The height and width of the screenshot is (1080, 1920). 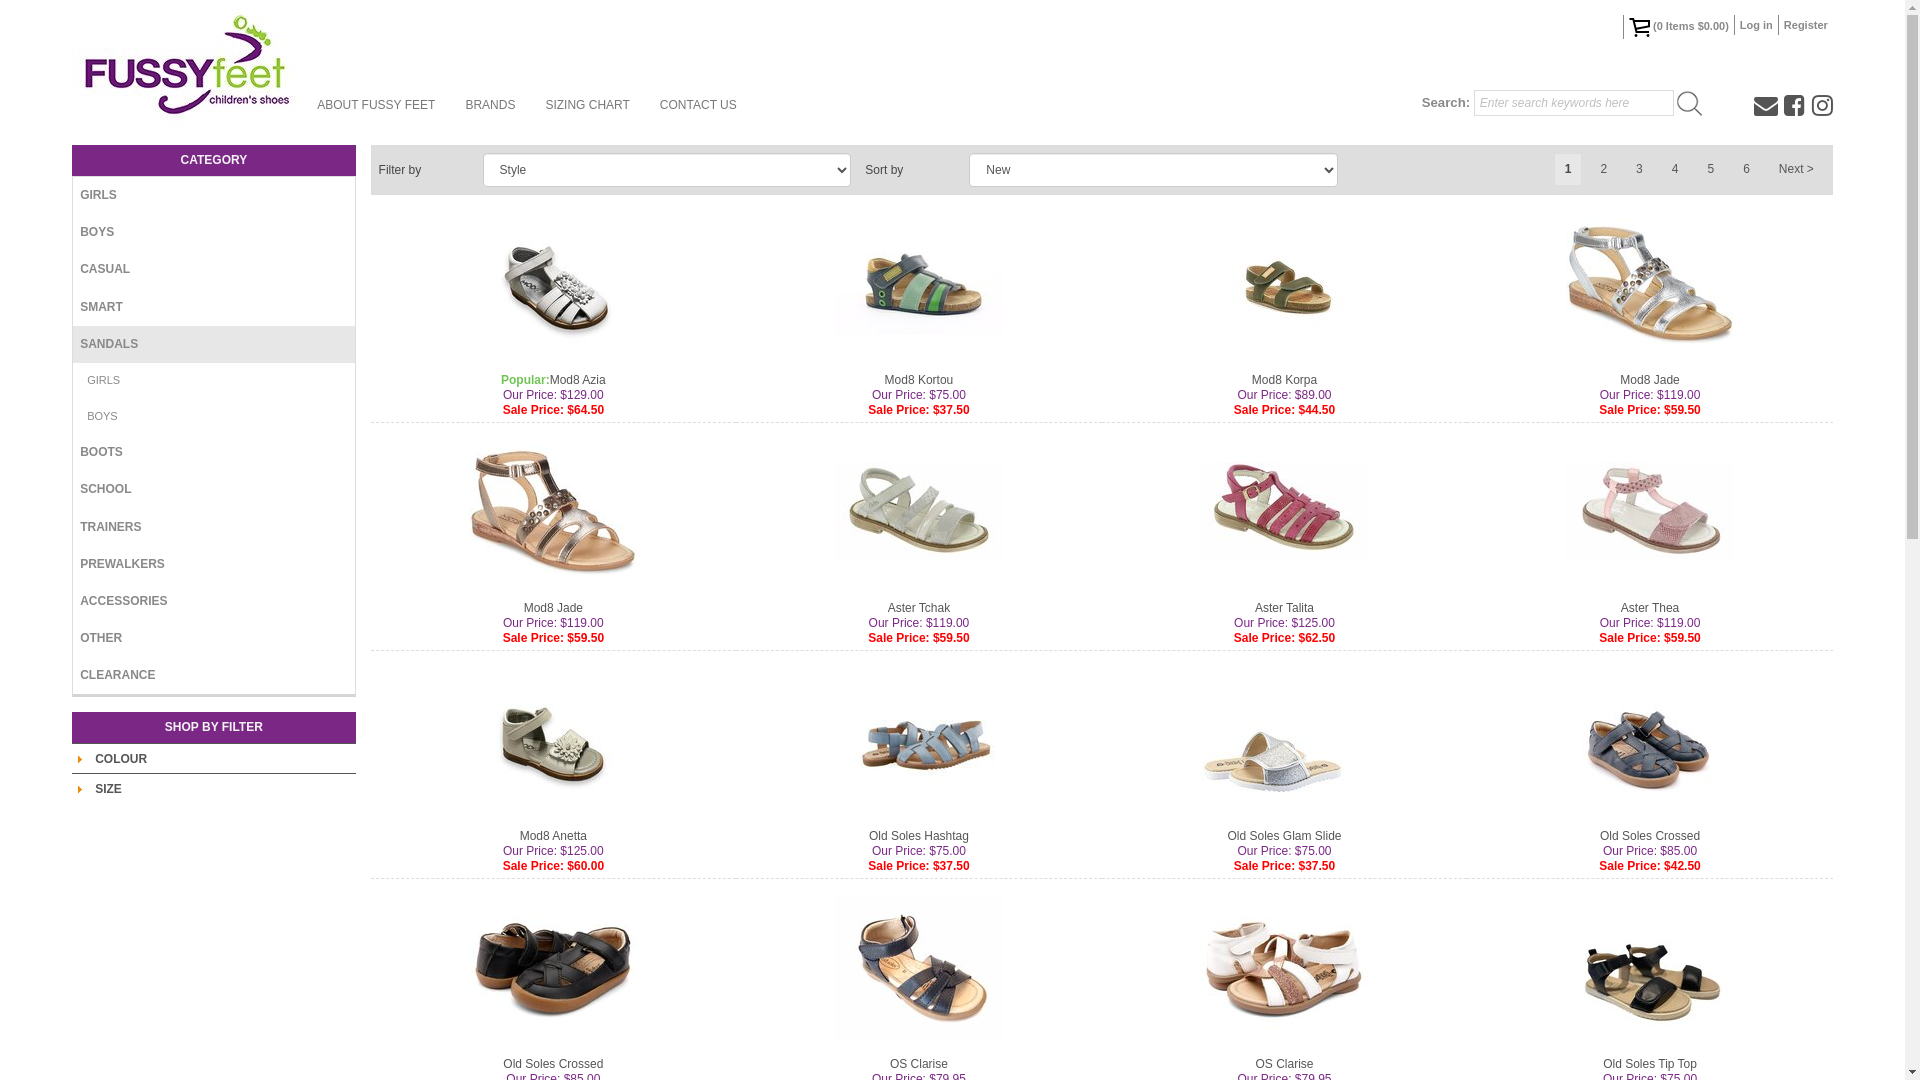 I want to click on 'Aster Thea-sandals-Fussy Feet - Childrens Shoes', so click(x=1650, y=511).